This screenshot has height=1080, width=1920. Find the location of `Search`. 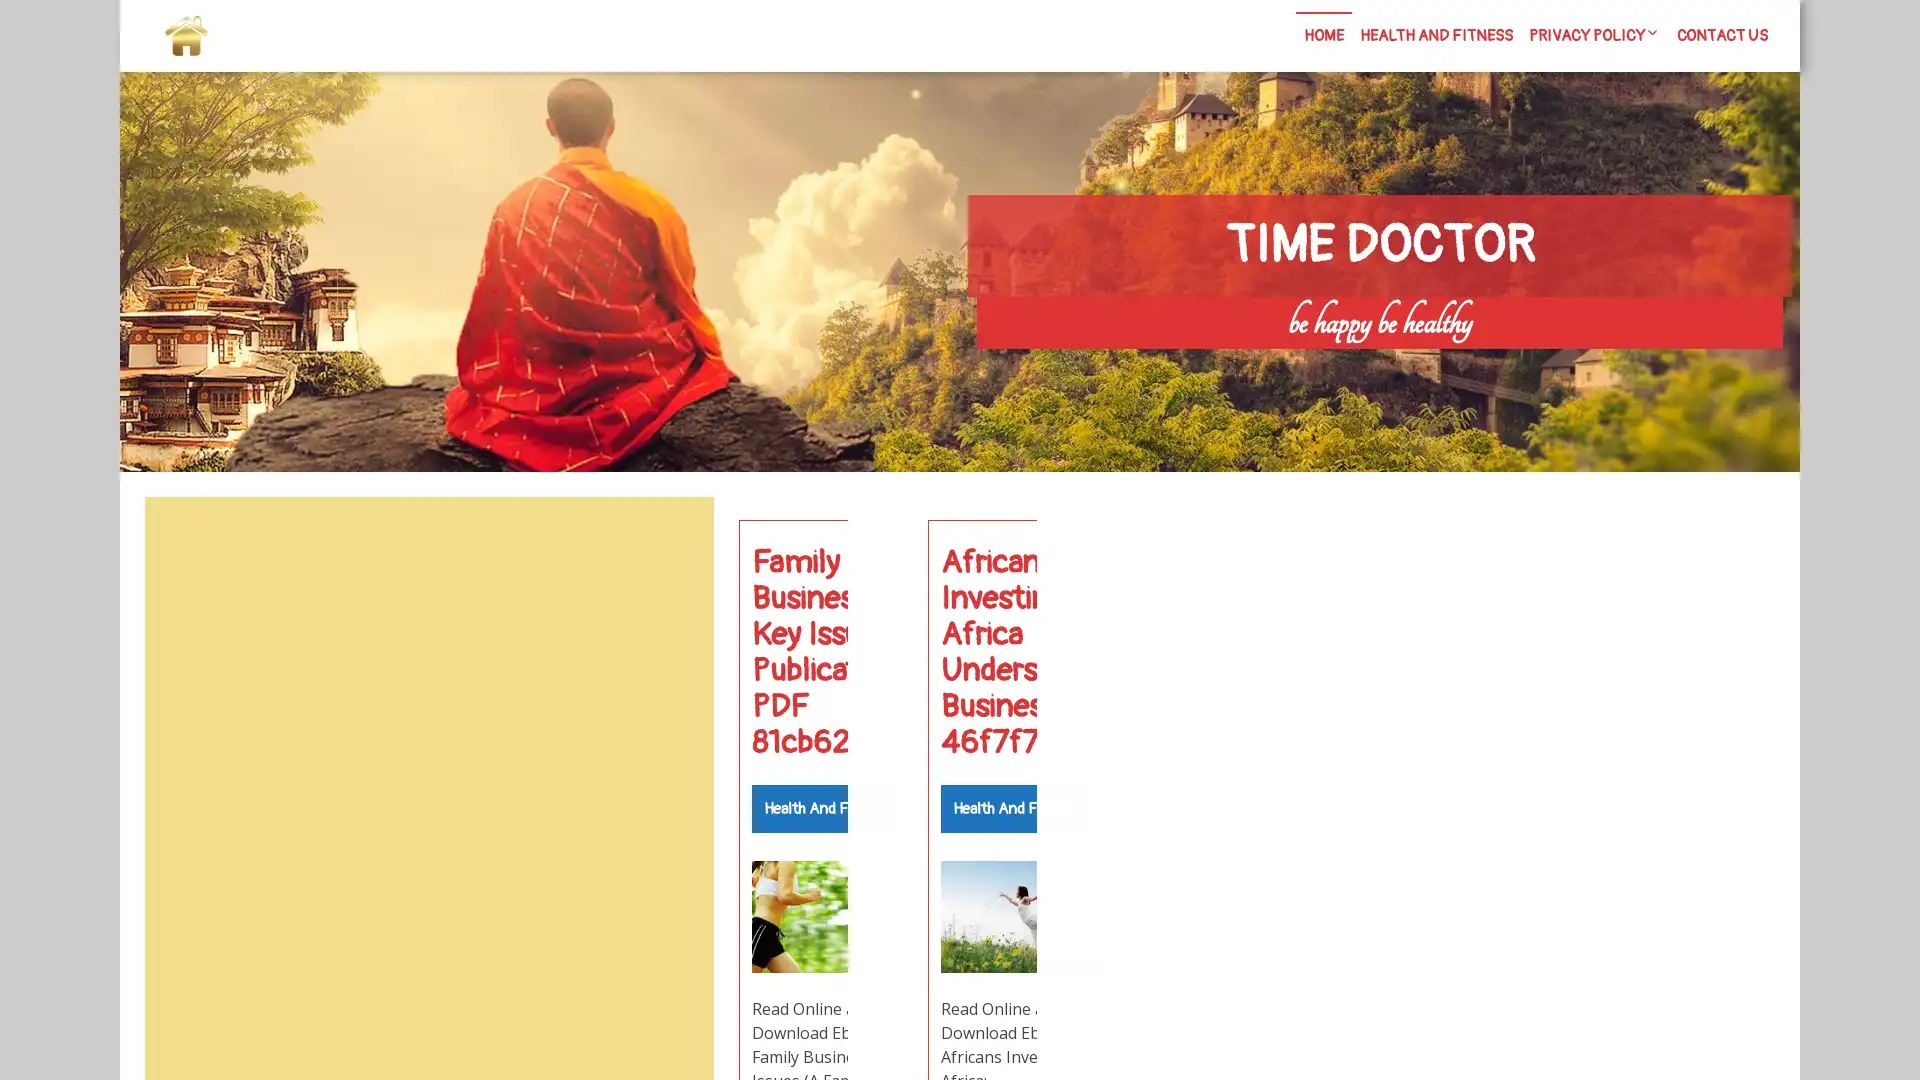

Search is located at coordinates (667, 545).